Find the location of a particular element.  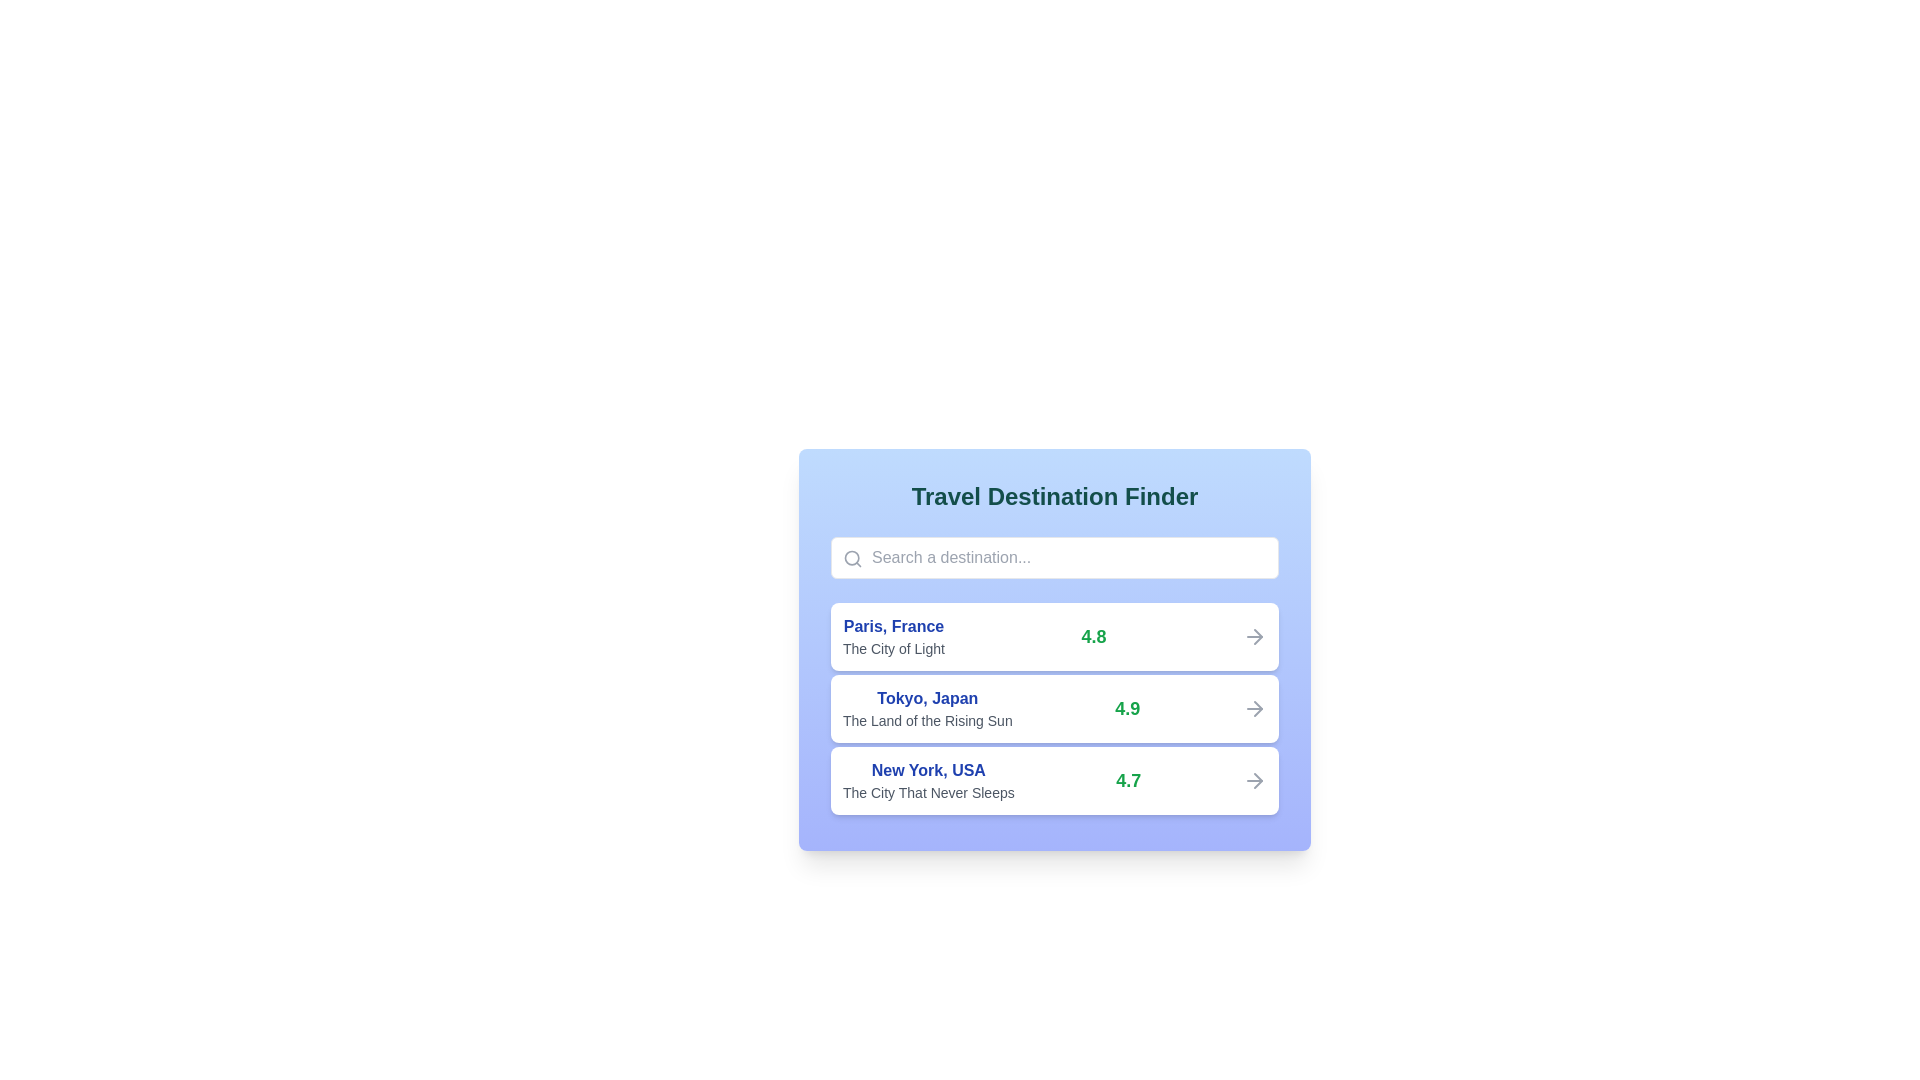

the travel destination using the information from the Text Label located is located at coordinates (927, 770).